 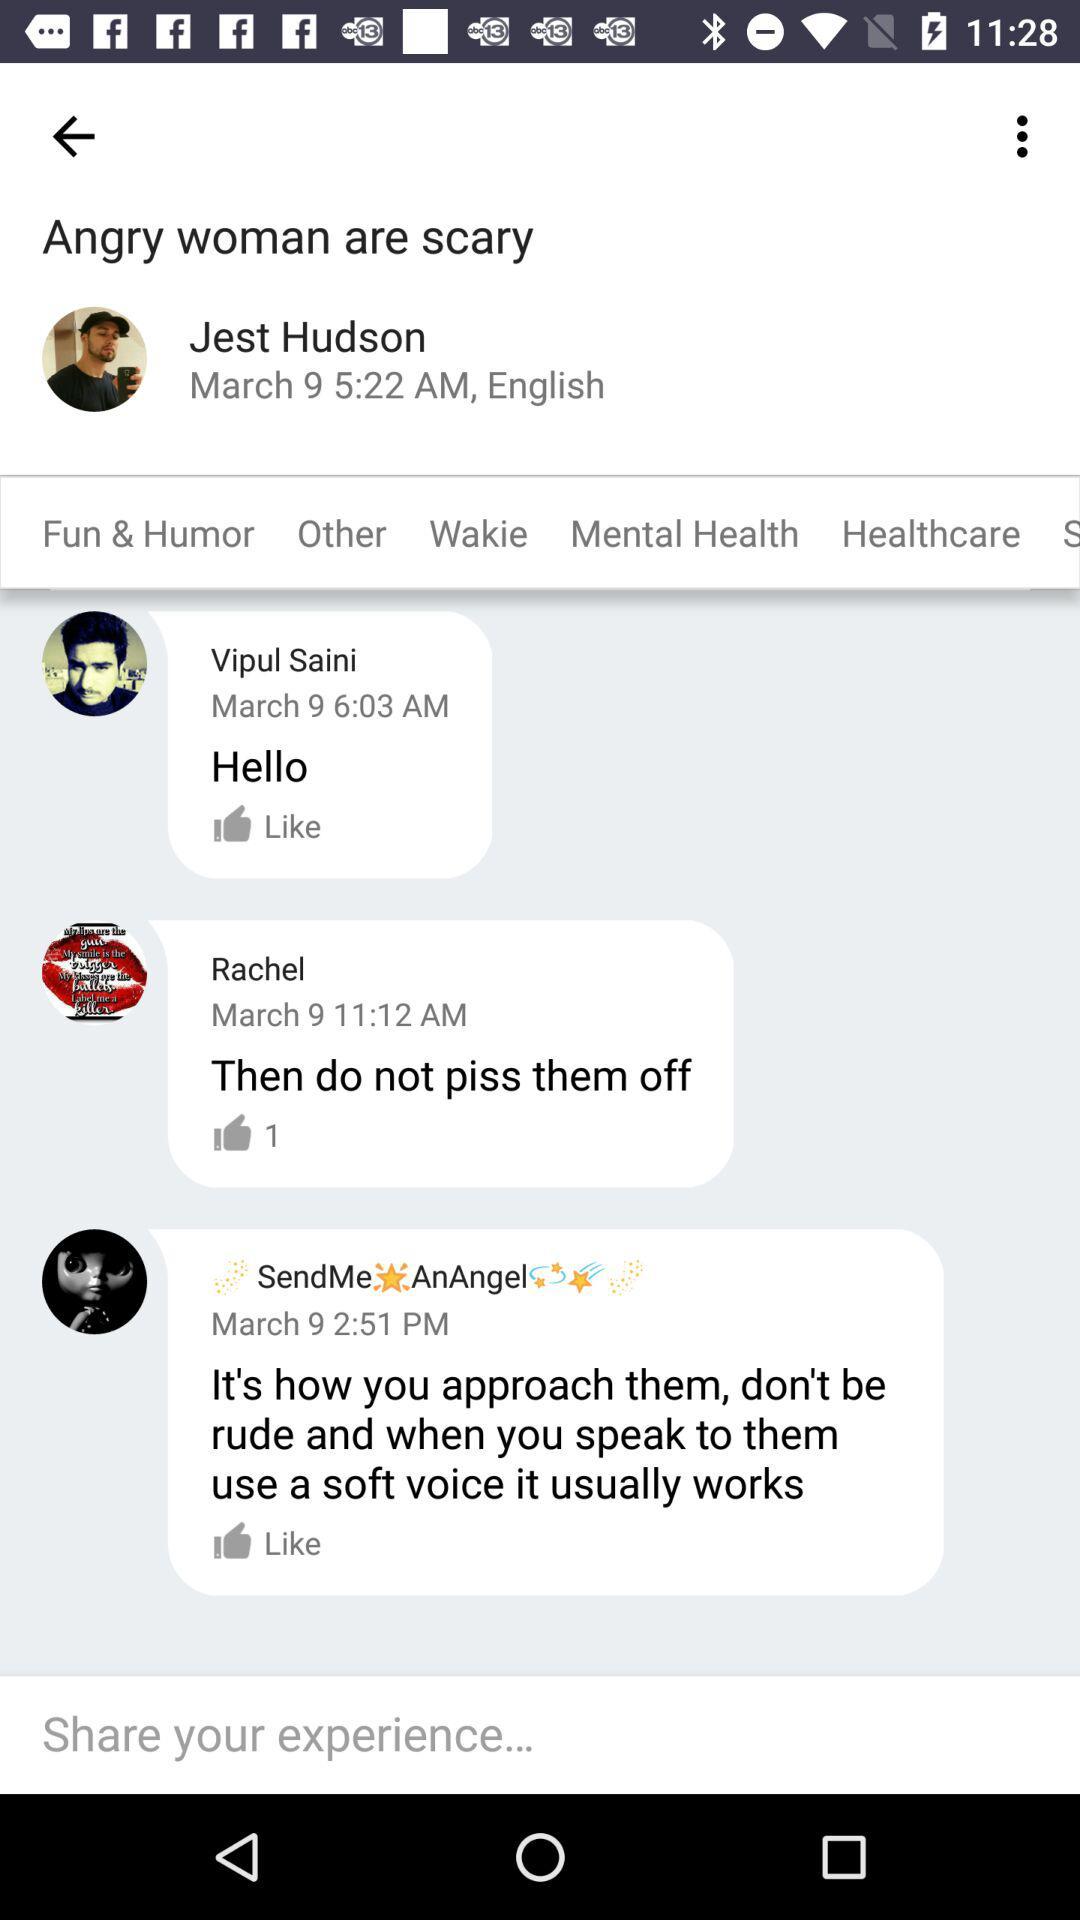 I want to click on profile, so click(x=94, y=972).